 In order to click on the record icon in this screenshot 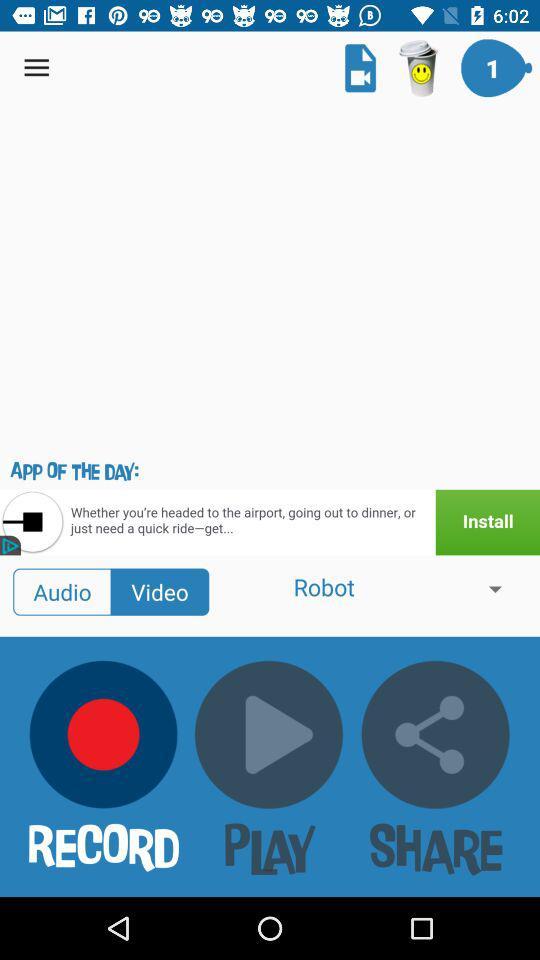, I will do `click(104, 733)`.